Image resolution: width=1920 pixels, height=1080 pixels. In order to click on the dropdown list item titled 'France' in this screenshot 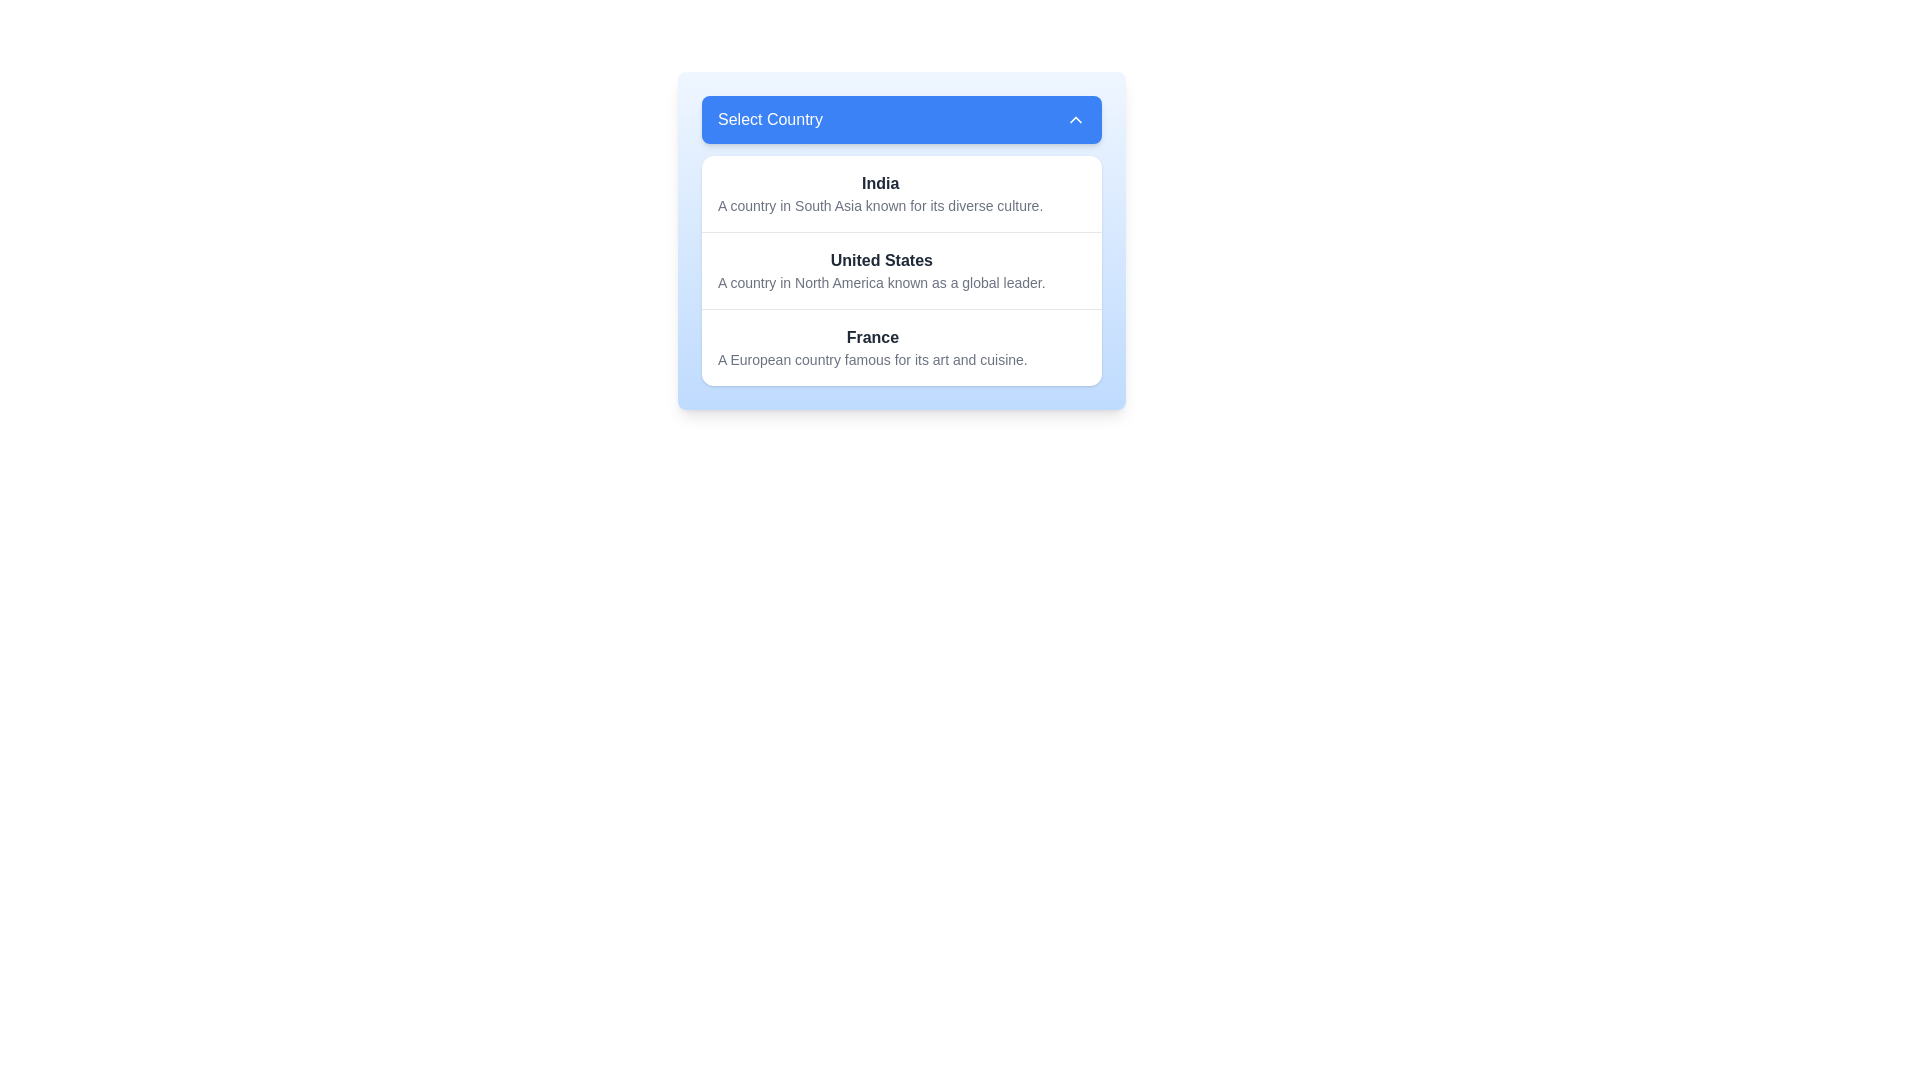, I will do `click(901, 346)`.